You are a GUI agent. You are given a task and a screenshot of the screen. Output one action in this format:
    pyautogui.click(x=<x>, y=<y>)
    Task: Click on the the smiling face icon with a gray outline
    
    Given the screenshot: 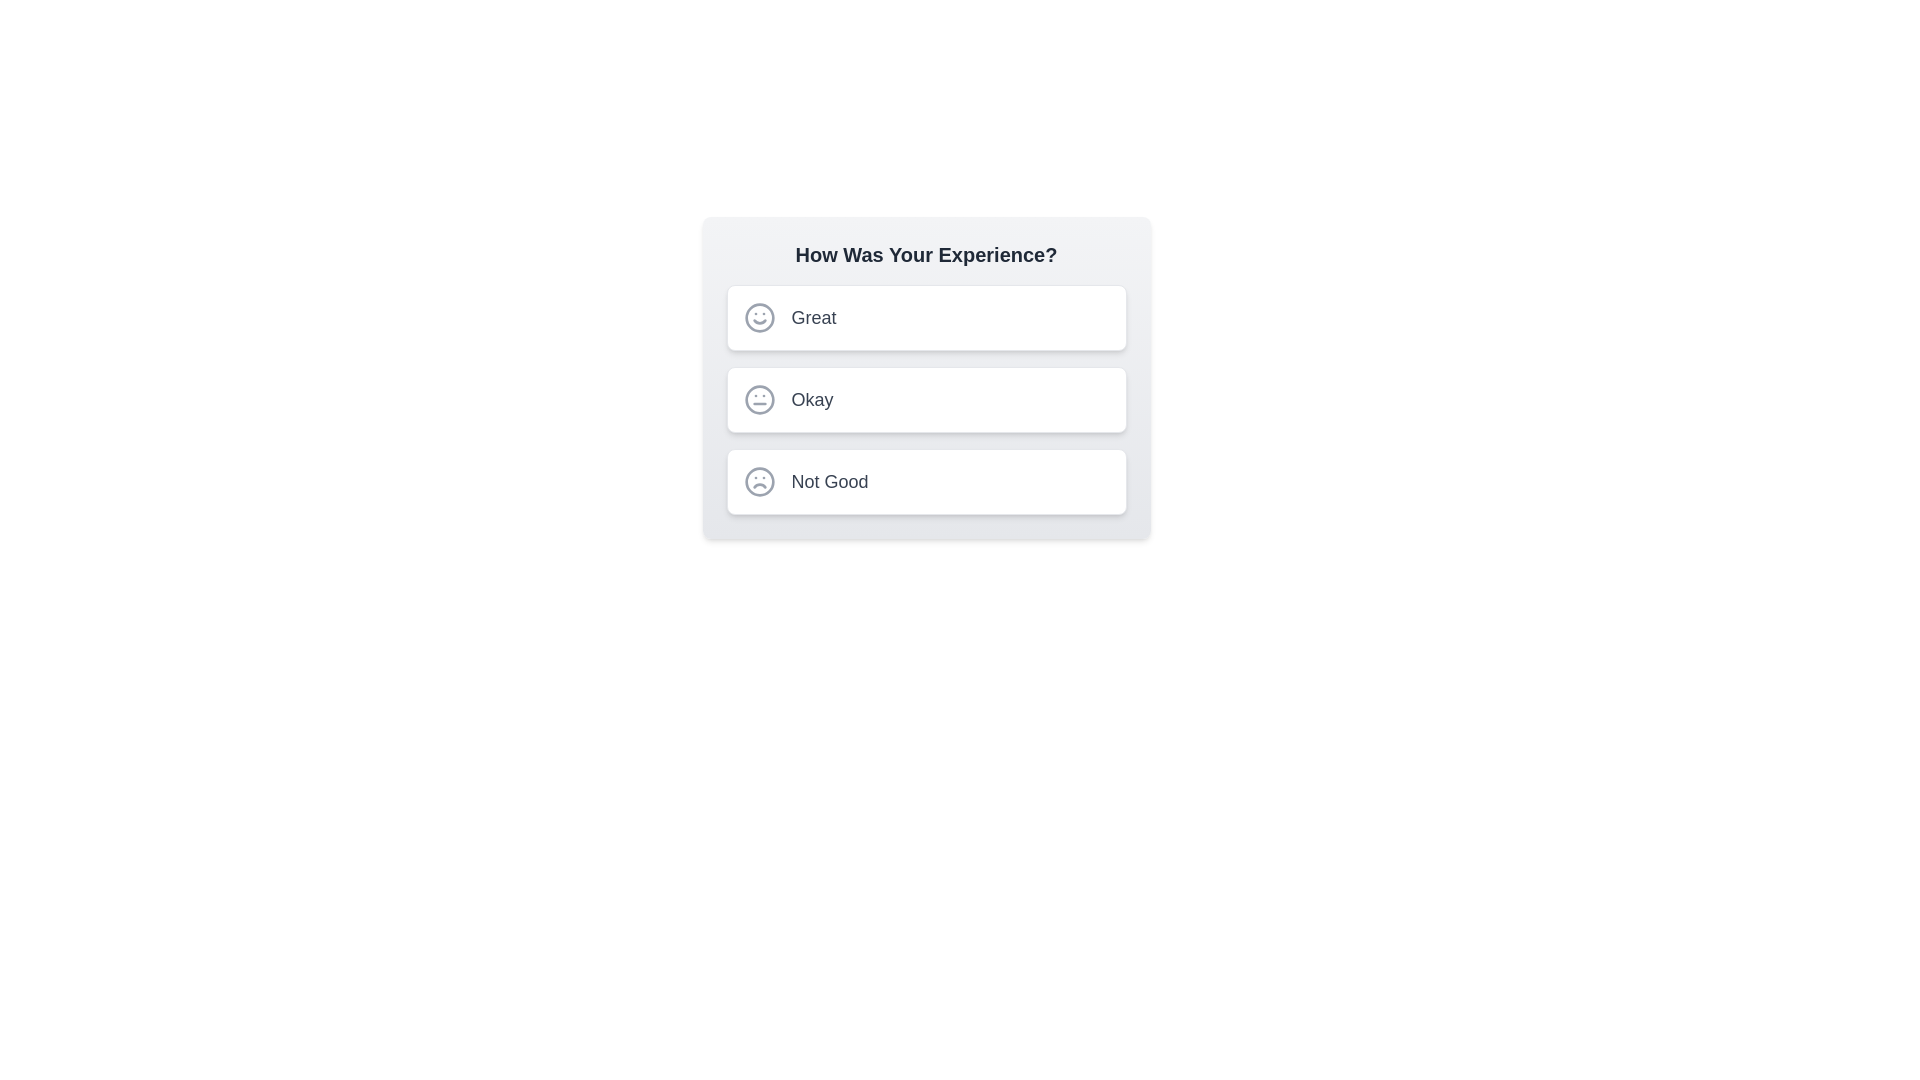 What is the action you would take?
    pyautogui.click(x=758, y=316)
    